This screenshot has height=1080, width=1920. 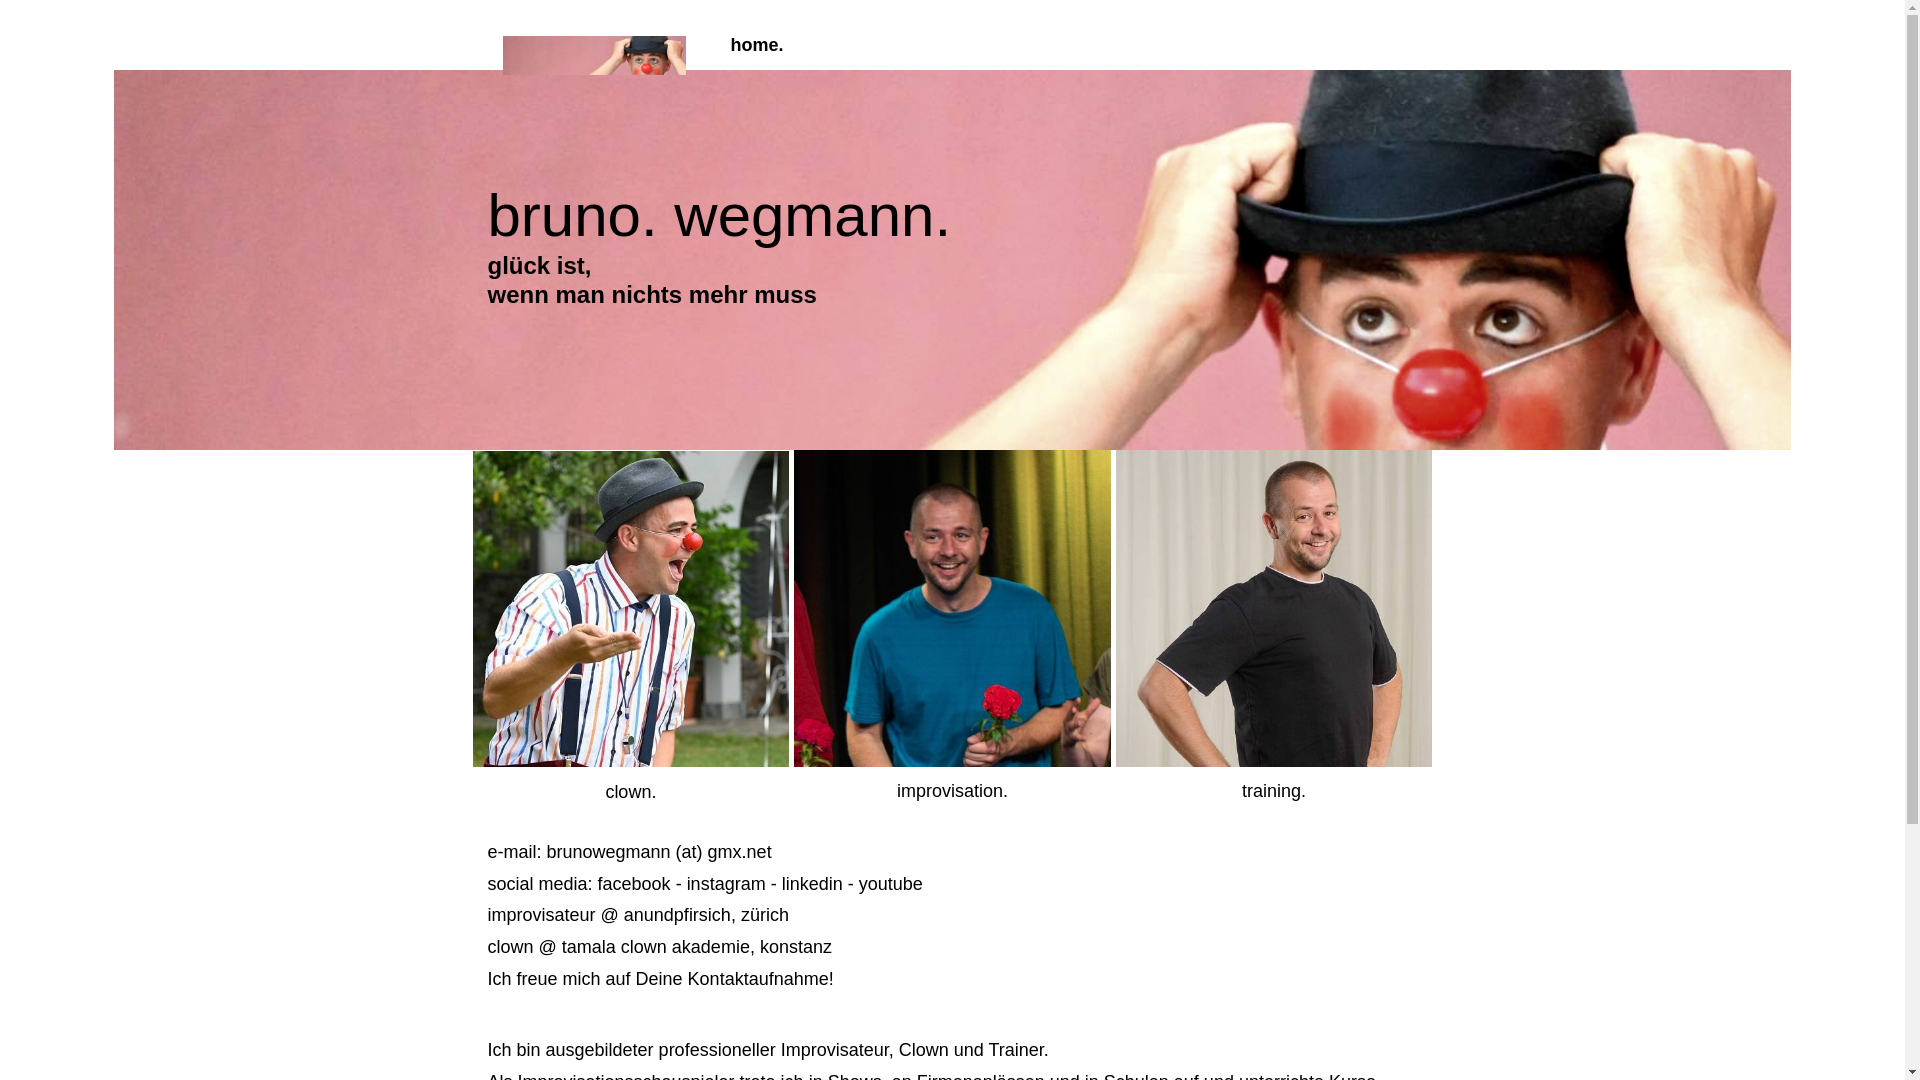 I want to click on 'youtube', so click(x=890, y=882).